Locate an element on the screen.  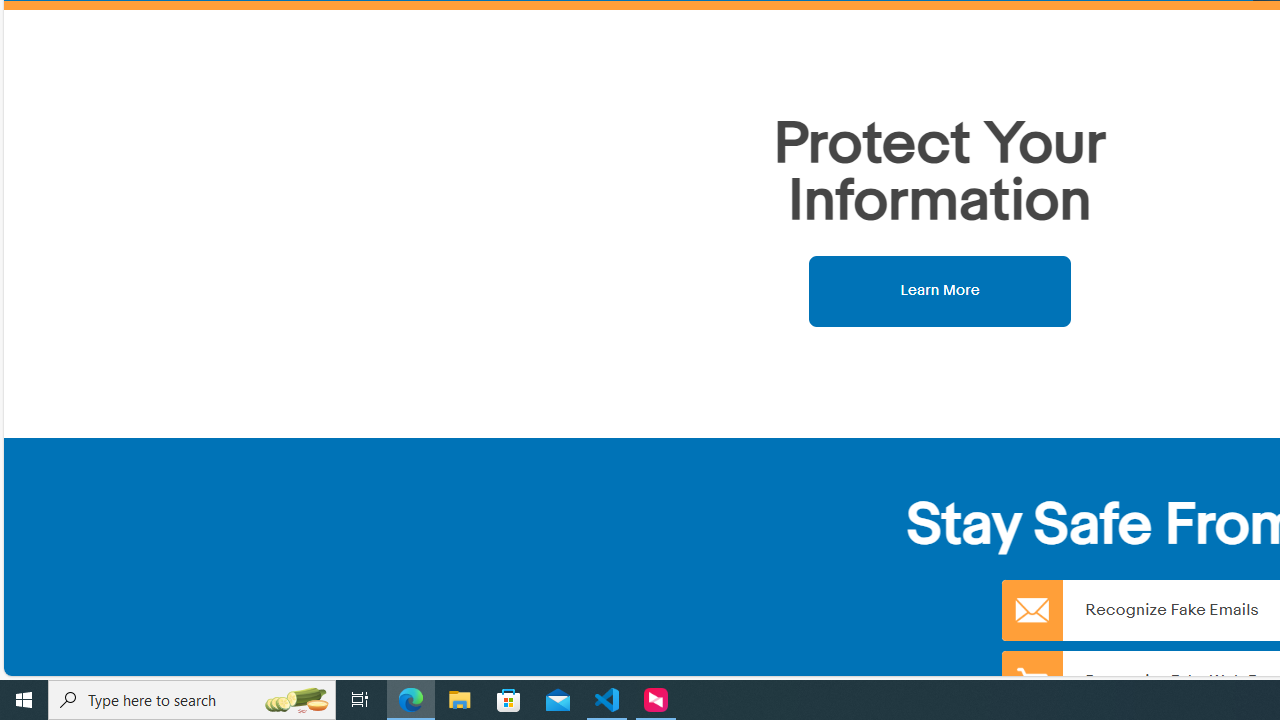
'Learn More' is located at coordinates (939, 290).